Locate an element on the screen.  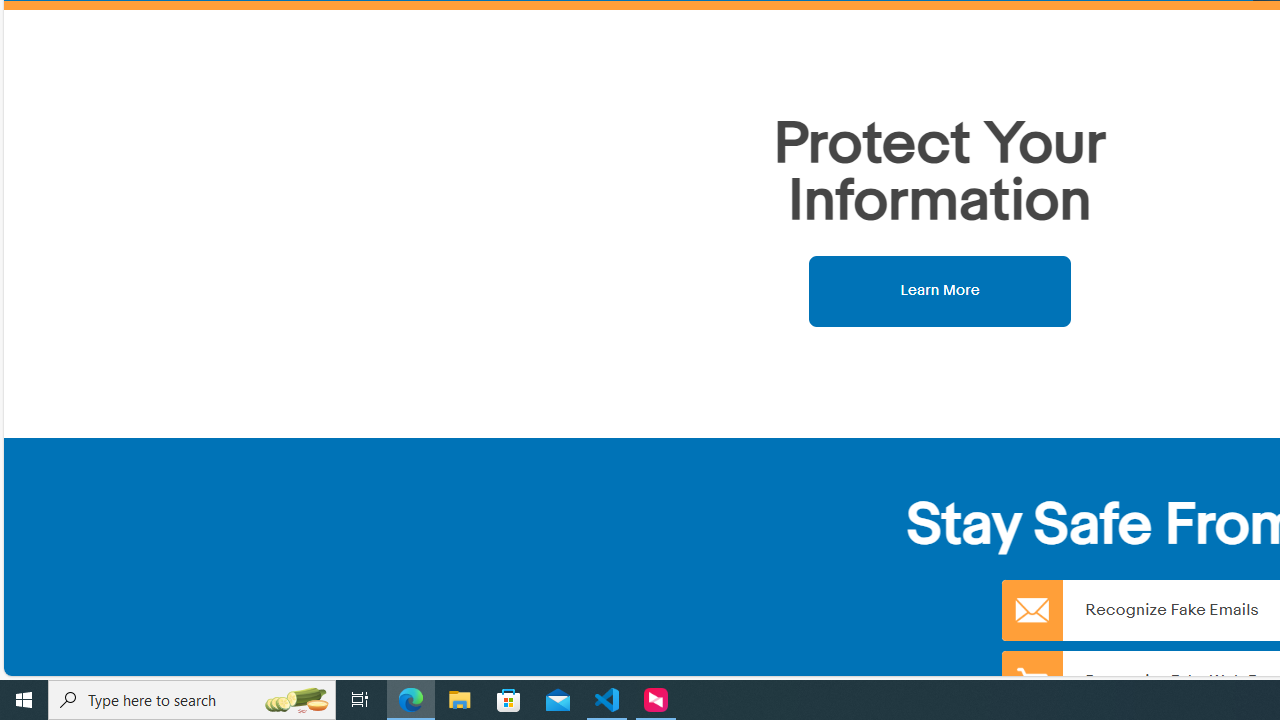
'Learn More' is located at coordinates (939, 290).